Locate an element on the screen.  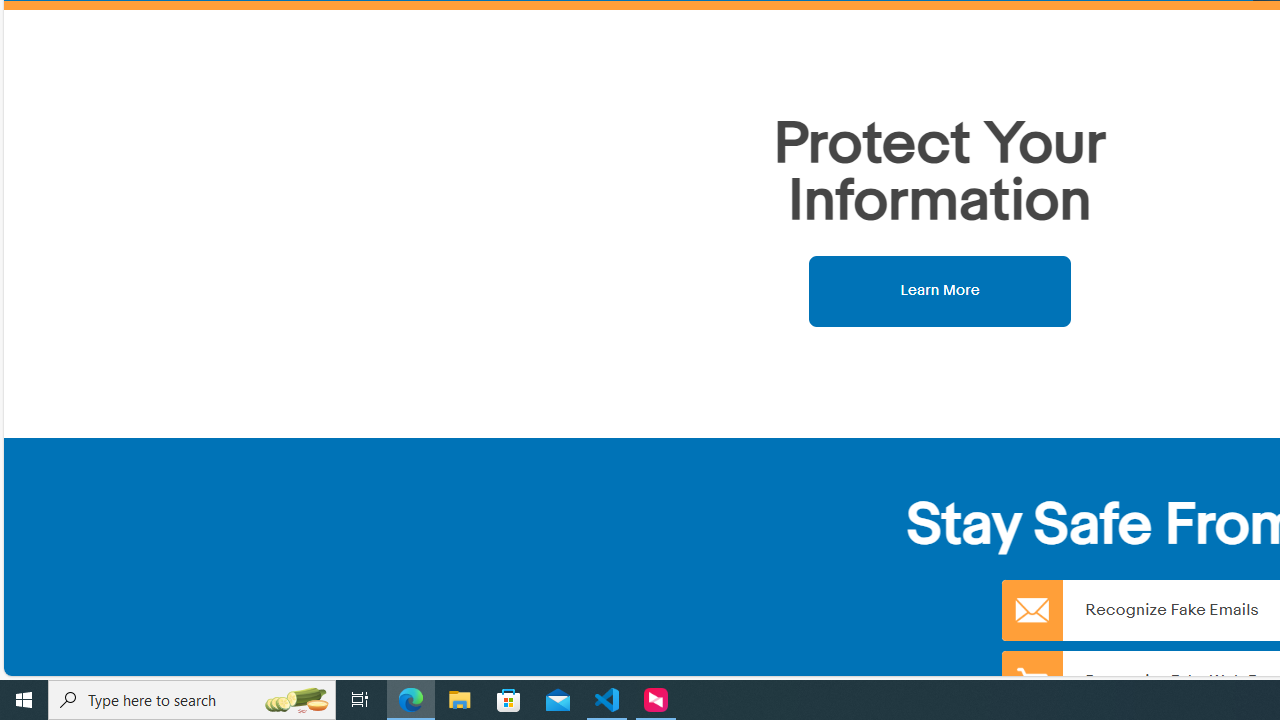
'Learn More' is located at coordinates (939, 290).